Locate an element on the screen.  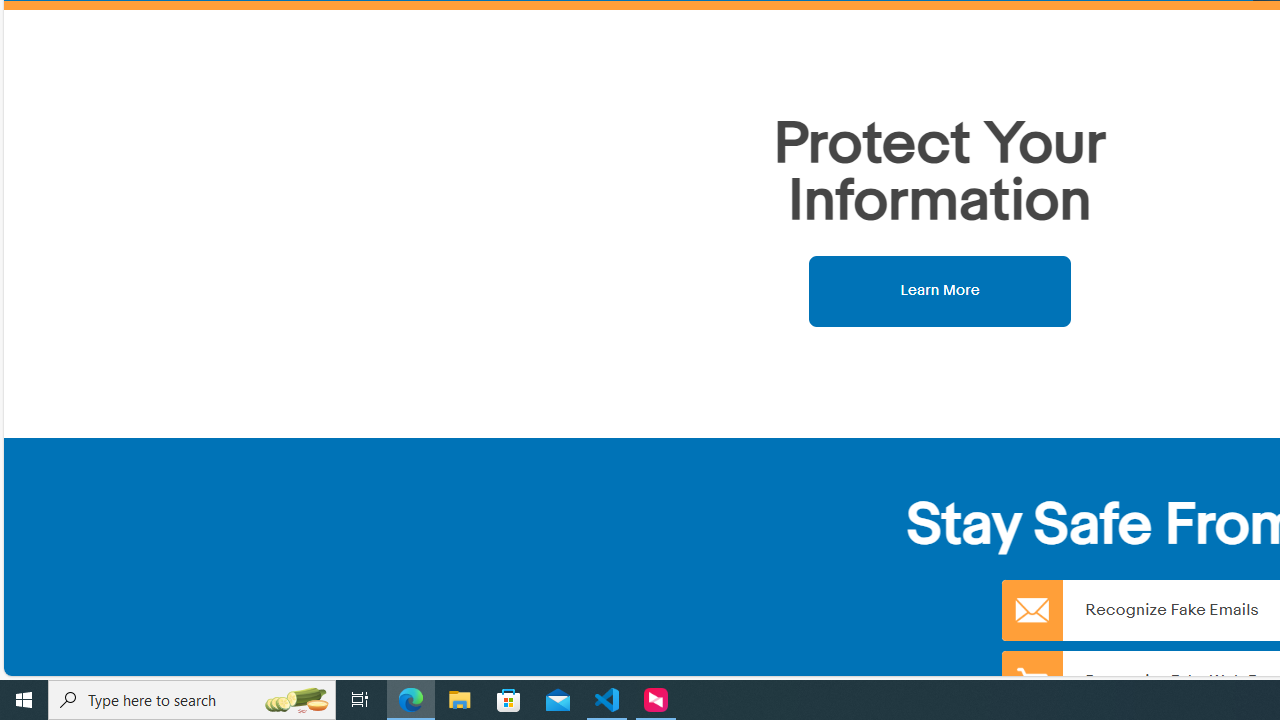
'Learn More' is located at coordinates (939, 290).